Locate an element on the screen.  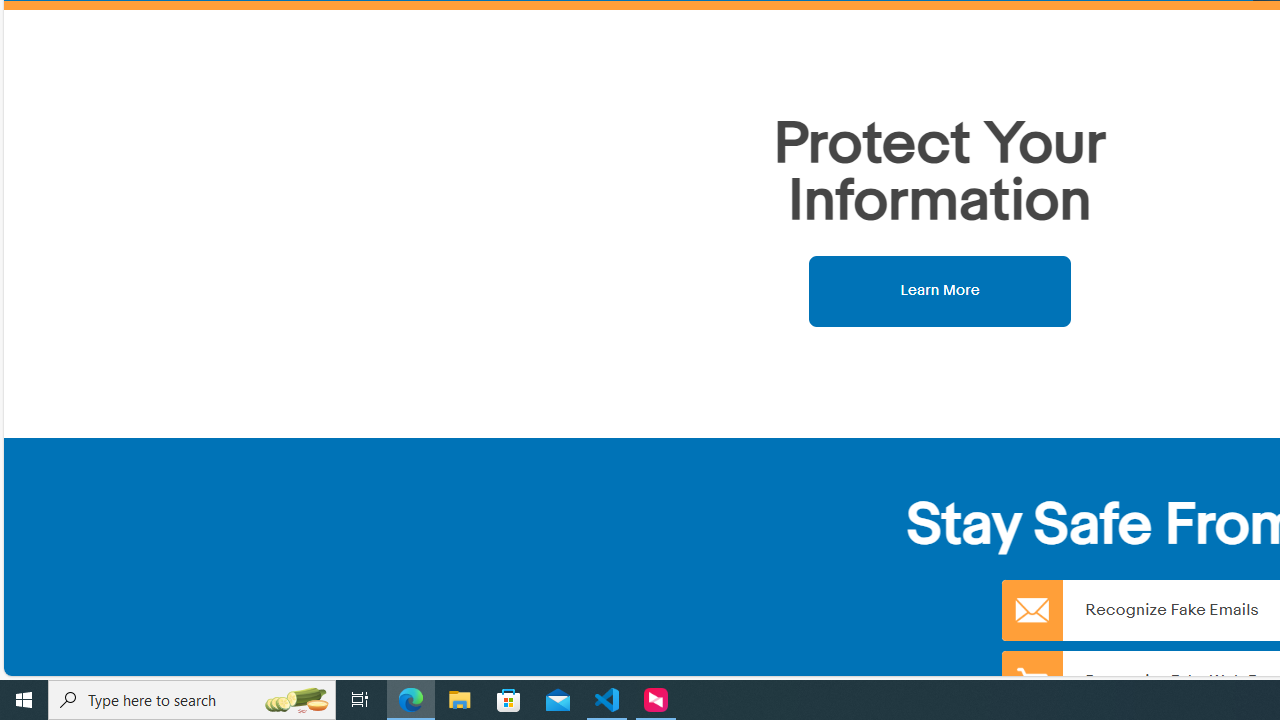
'Learn More' is located at coordinates (939, 290).